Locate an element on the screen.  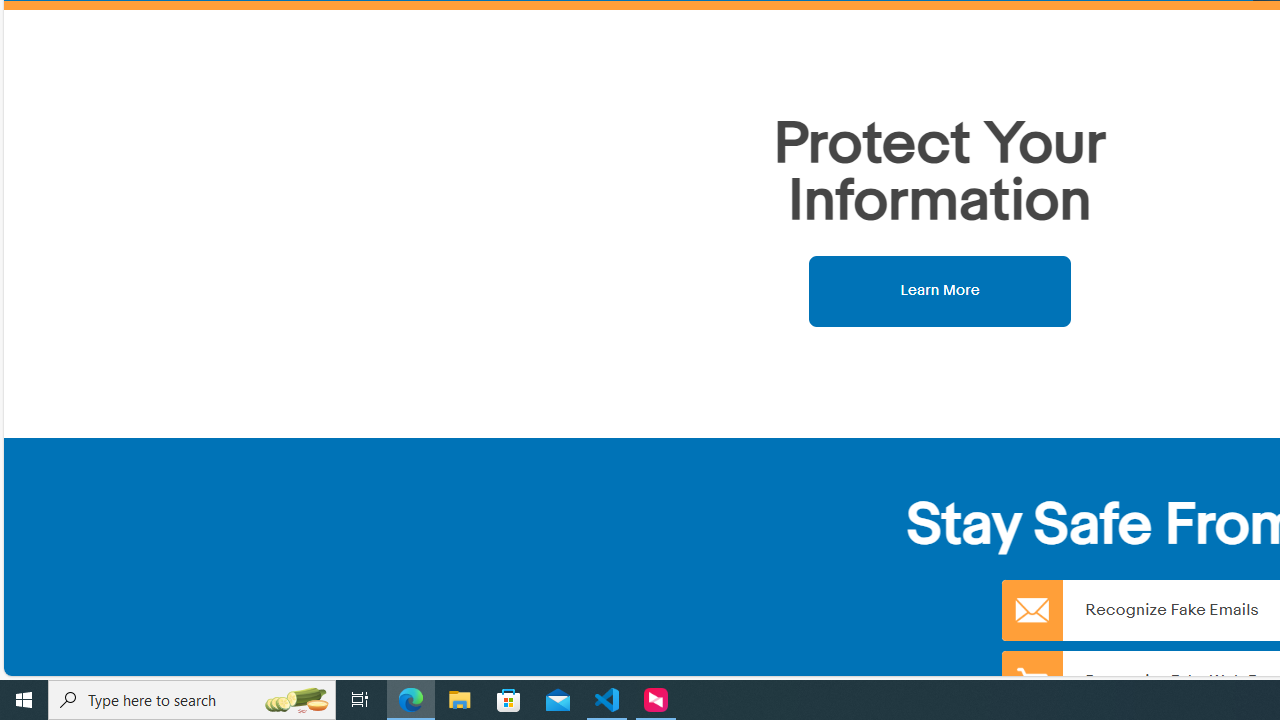
'Learn More' is located at coordinates (939, 290).